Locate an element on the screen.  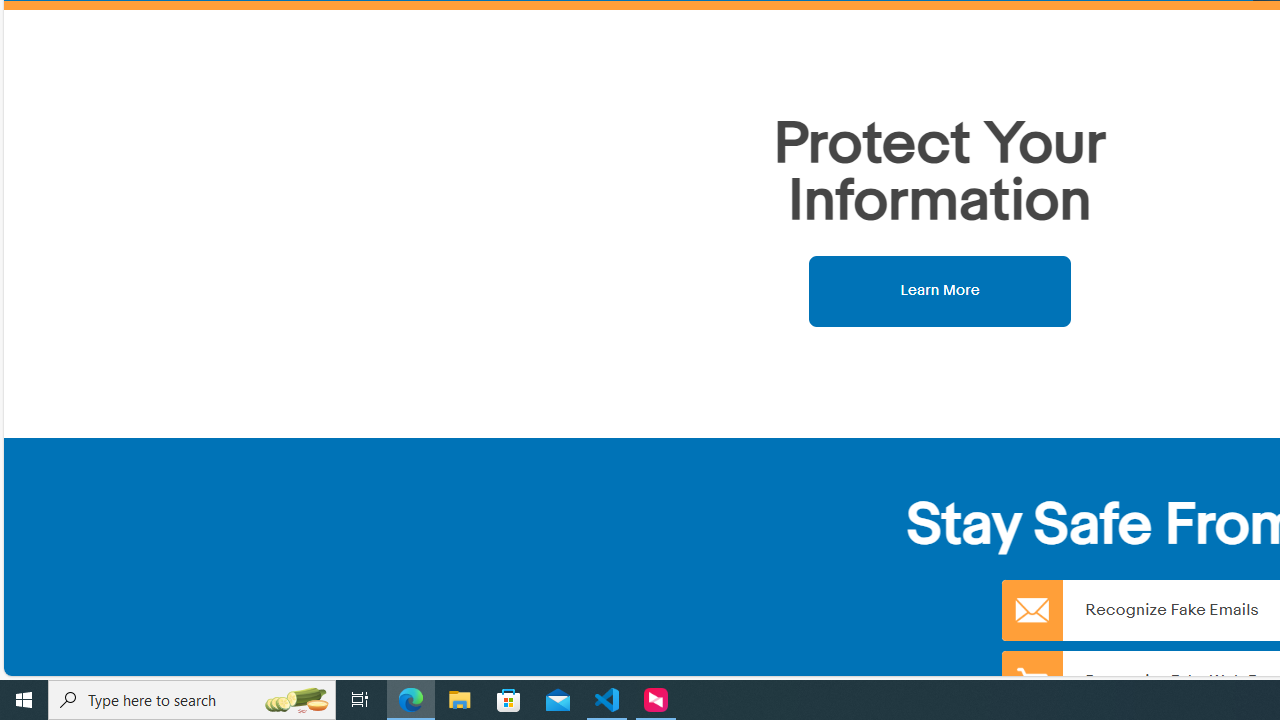
'Learn More' is located at coordinates (939, 290).